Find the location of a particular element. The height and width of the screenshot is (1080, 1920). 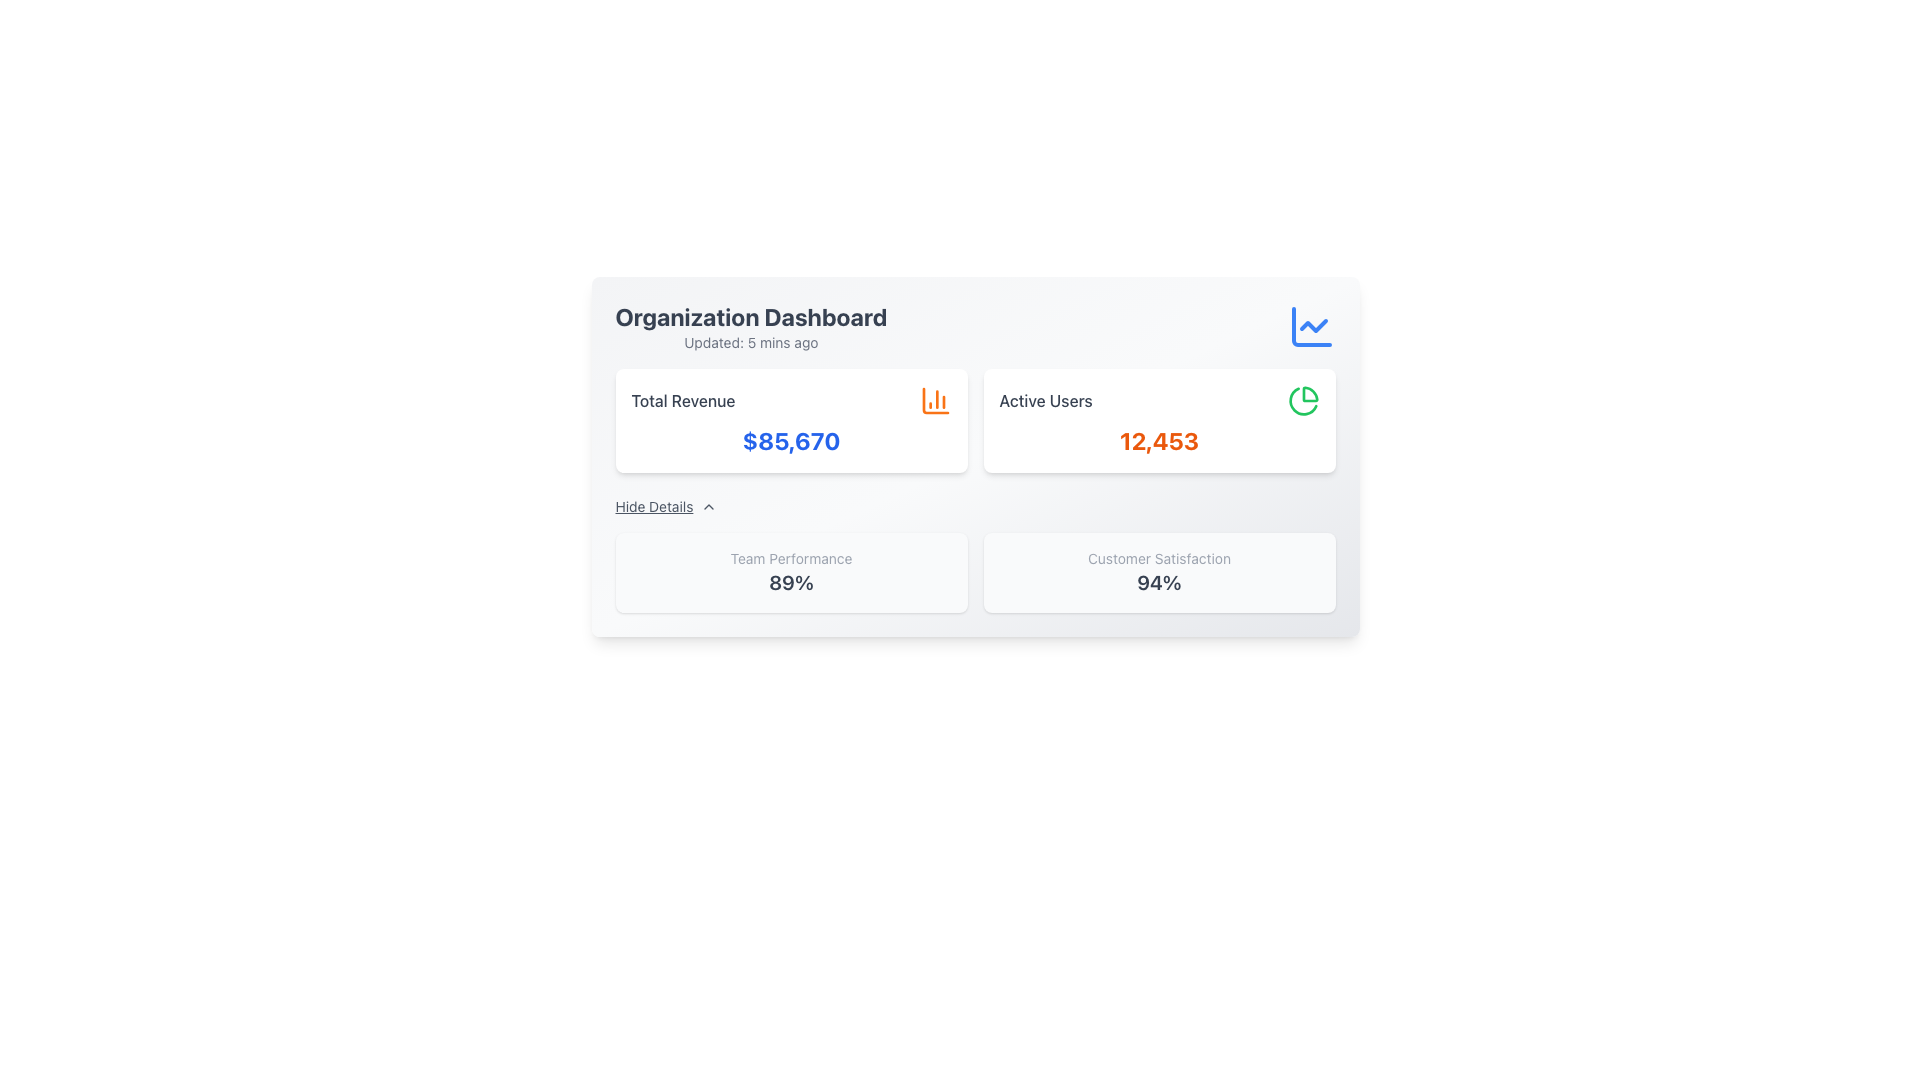

the static text label displaying 'Customer Satisfaction', which is styled in gray and positioned above the percentage value in a light gray card is located at coordinates (1159, 559).